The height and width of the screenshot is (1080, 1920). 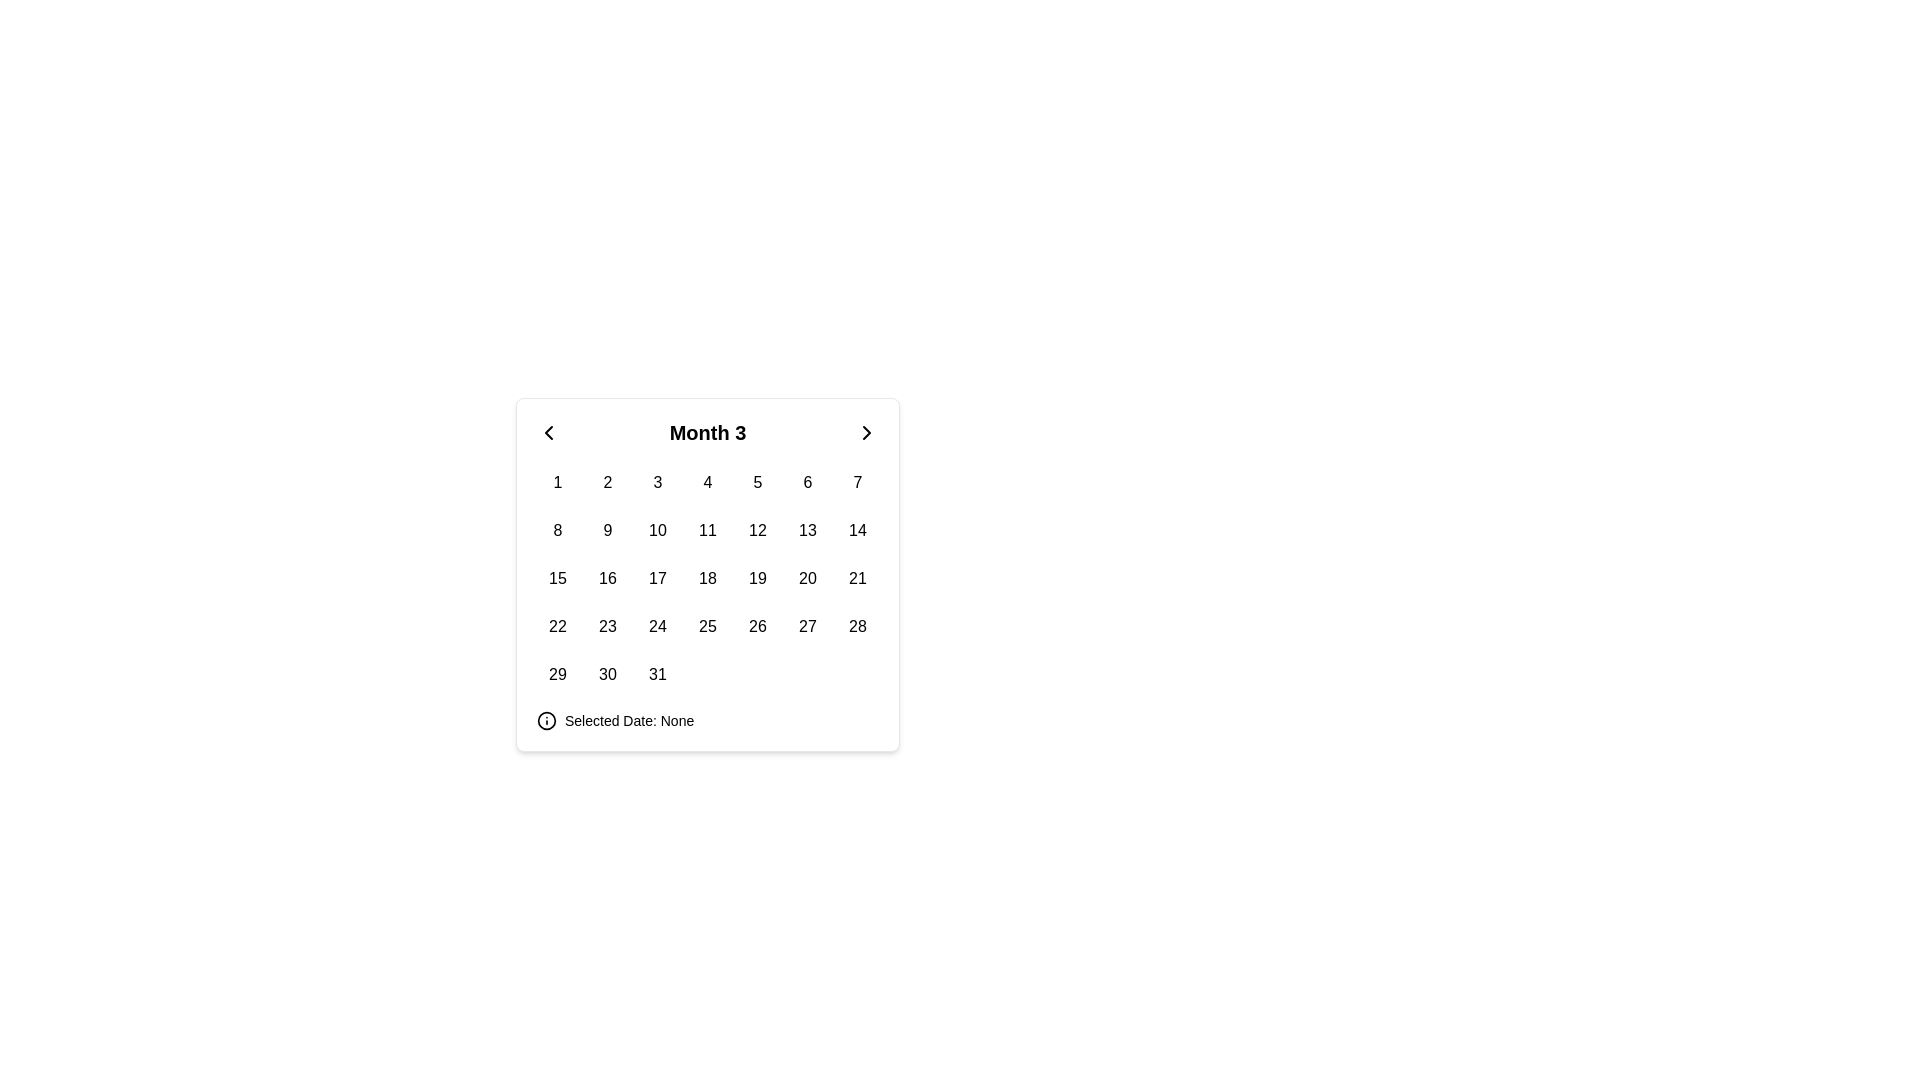 What do you see at coordinates (607, 530) in the screenshot?
I see `the second cell in the second row of the calendar date grid, which visually highlights the date it corresponds to` at bounding box center [607, 530].